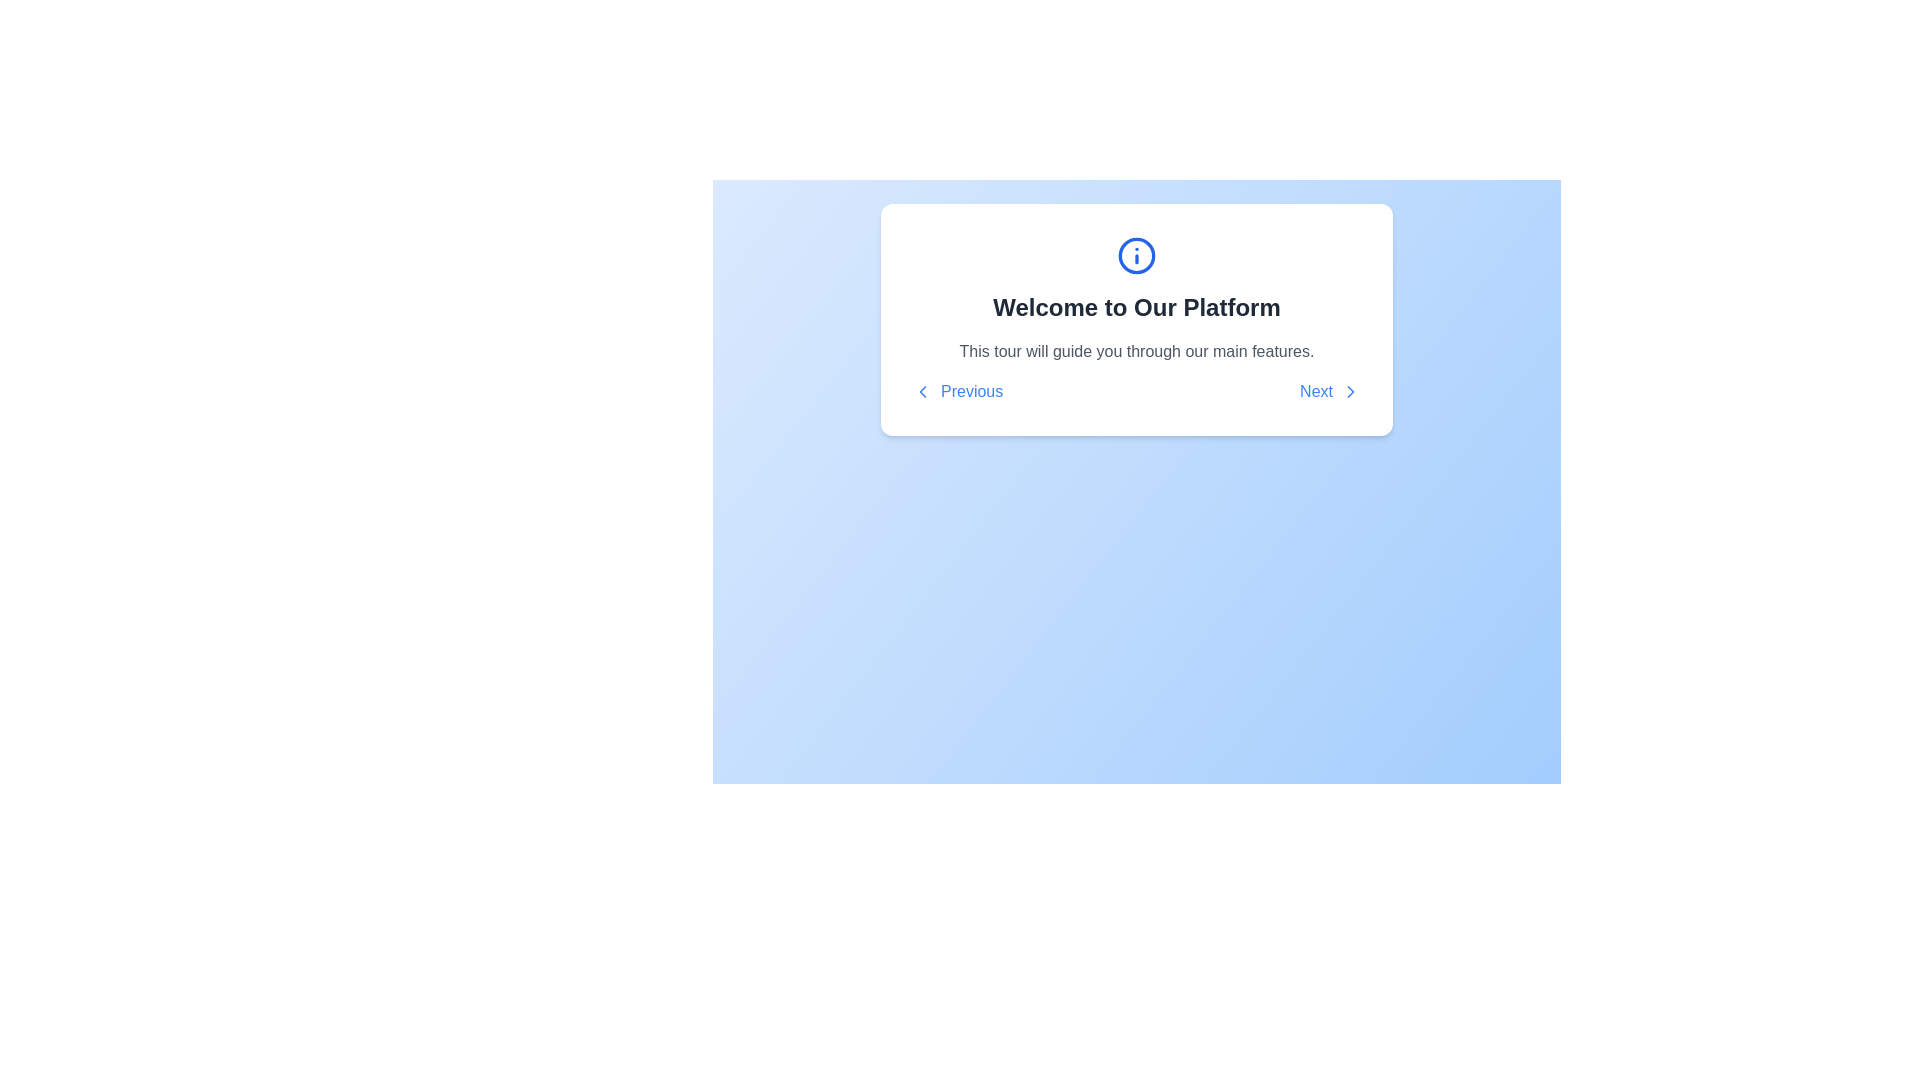  What do you see at coordinates (1350, 392) in the screenshot?
I see `the Chevron Right icon located in the bottom-right corner of the card interface` at bounding box center [1350, 392].